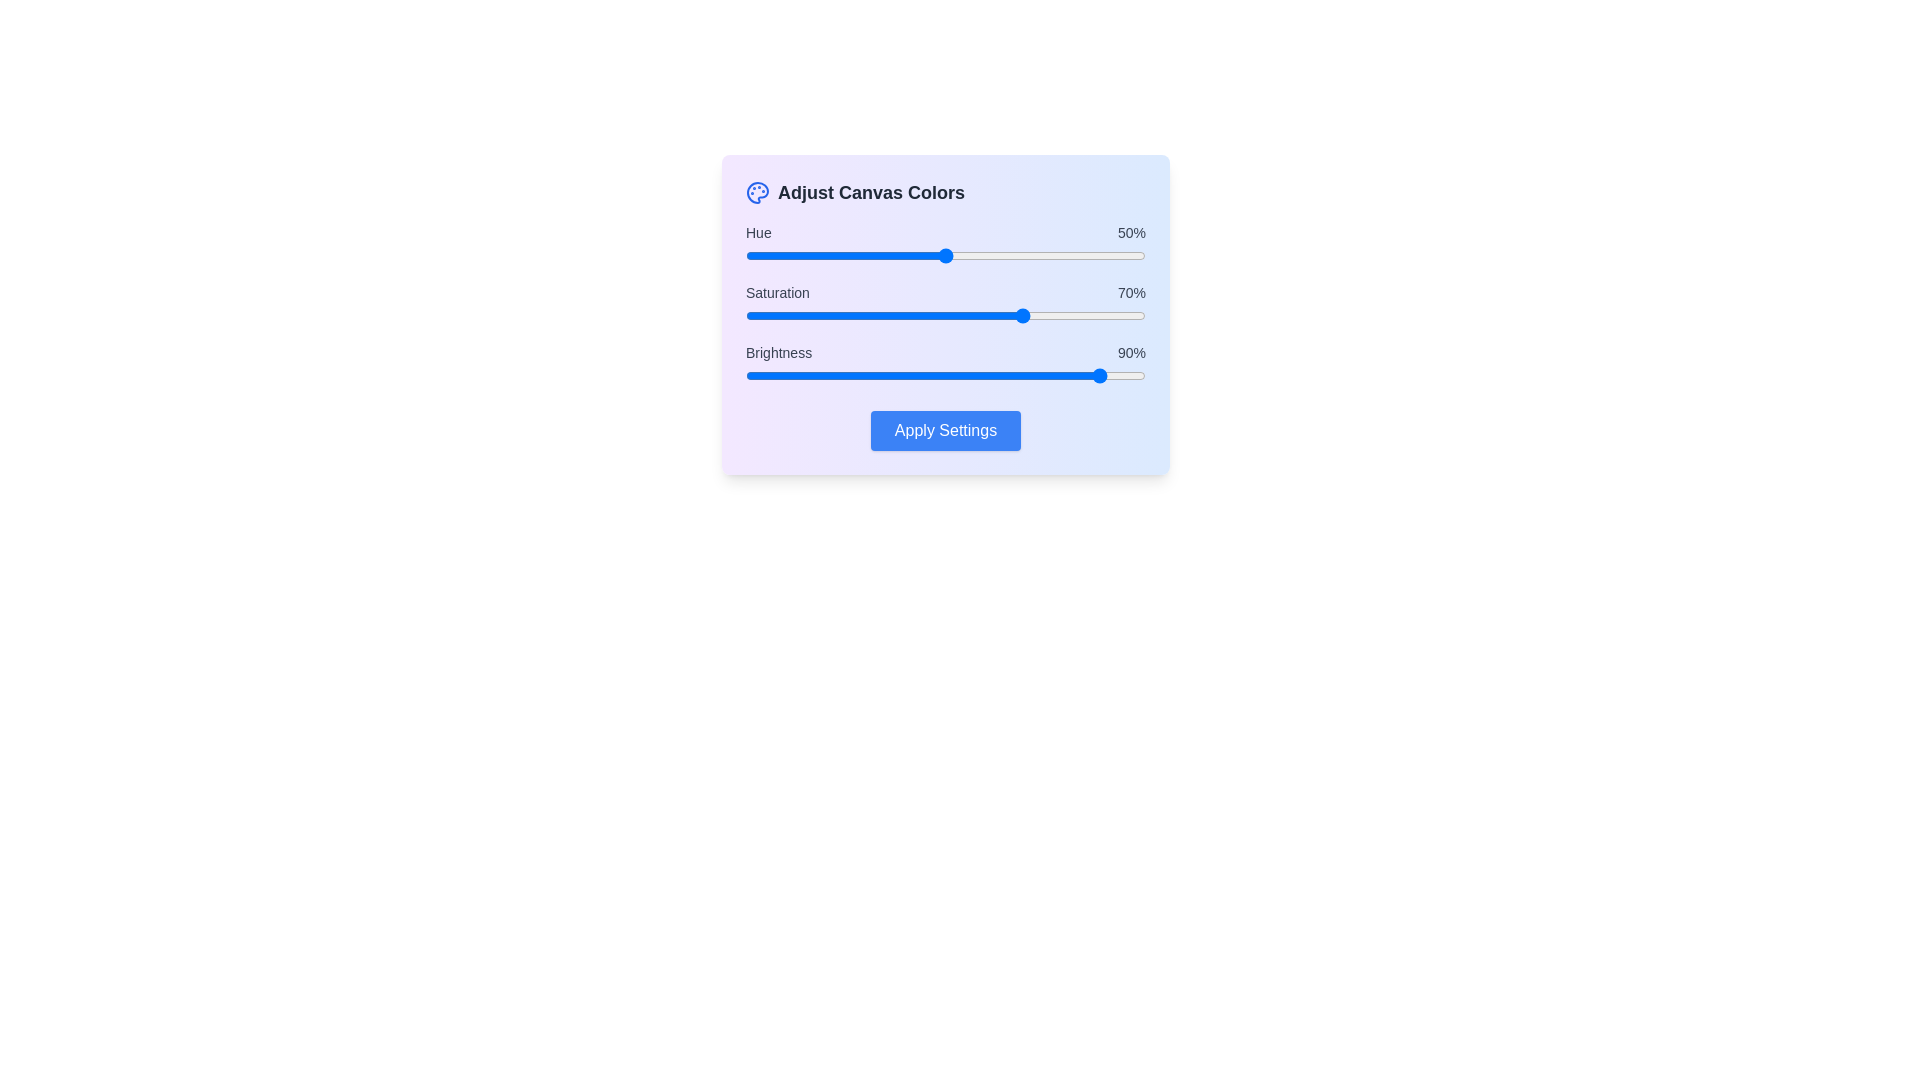 Image resolution: width=1920 pixels, height=1080 pixels. Describe the element at coordinates (870, 192) in the screenshot. I see `the 'Adjust Canvas Colors' title` at that location.